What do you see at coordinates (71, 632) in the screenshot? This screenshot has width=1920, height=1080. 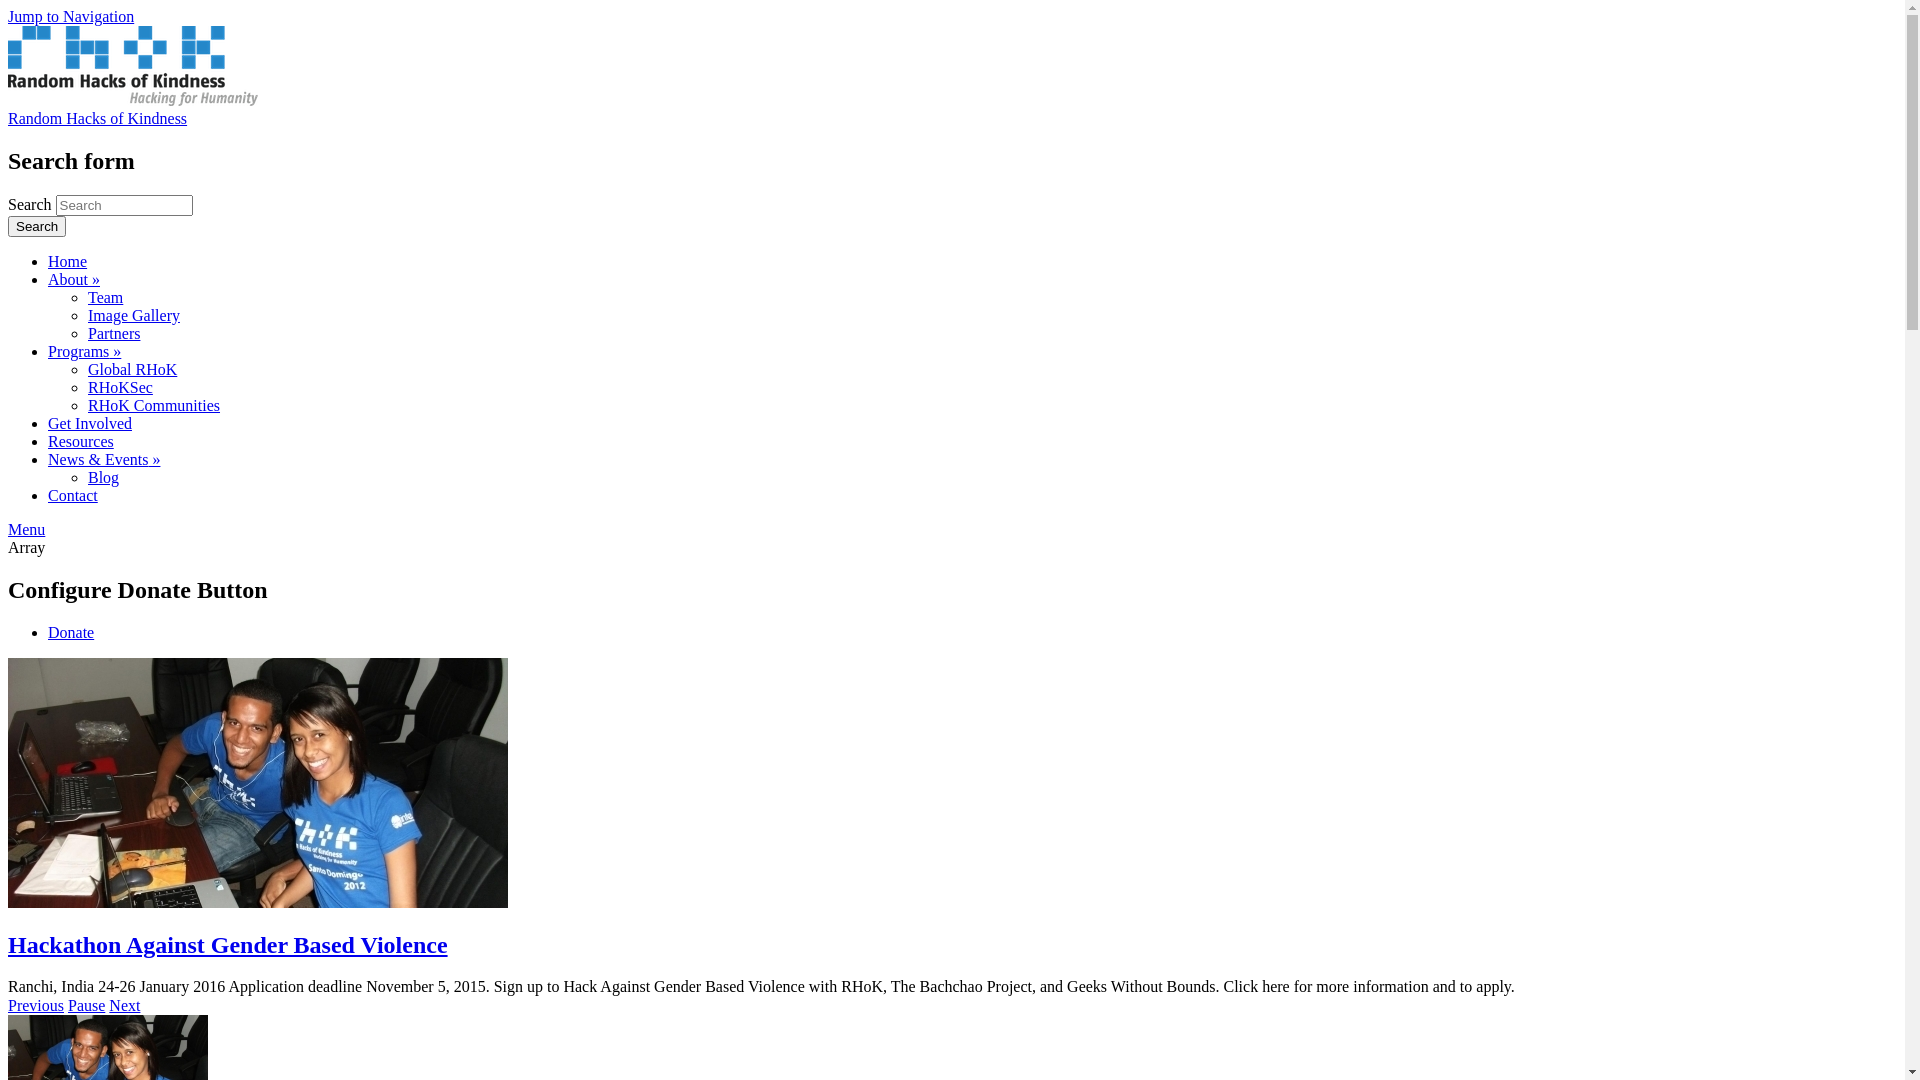 I see `'Donate'` at bounding box center [71, 632].